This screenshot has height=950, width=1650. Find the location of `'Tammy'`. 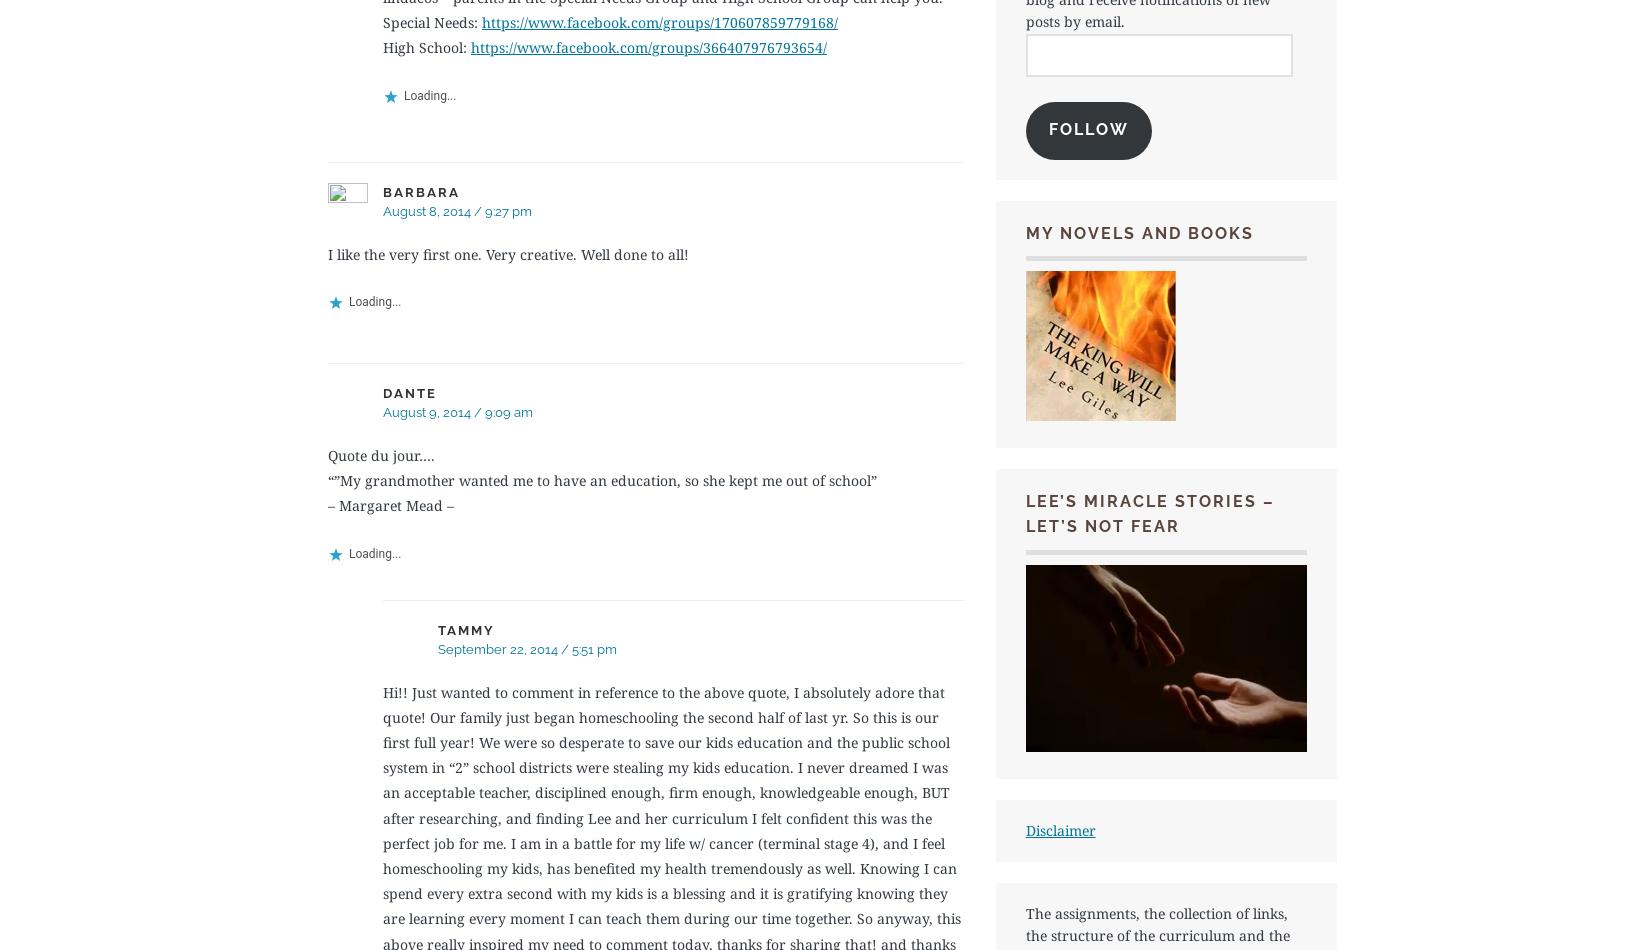

'Tammy' is located at coordinates (437, 629).